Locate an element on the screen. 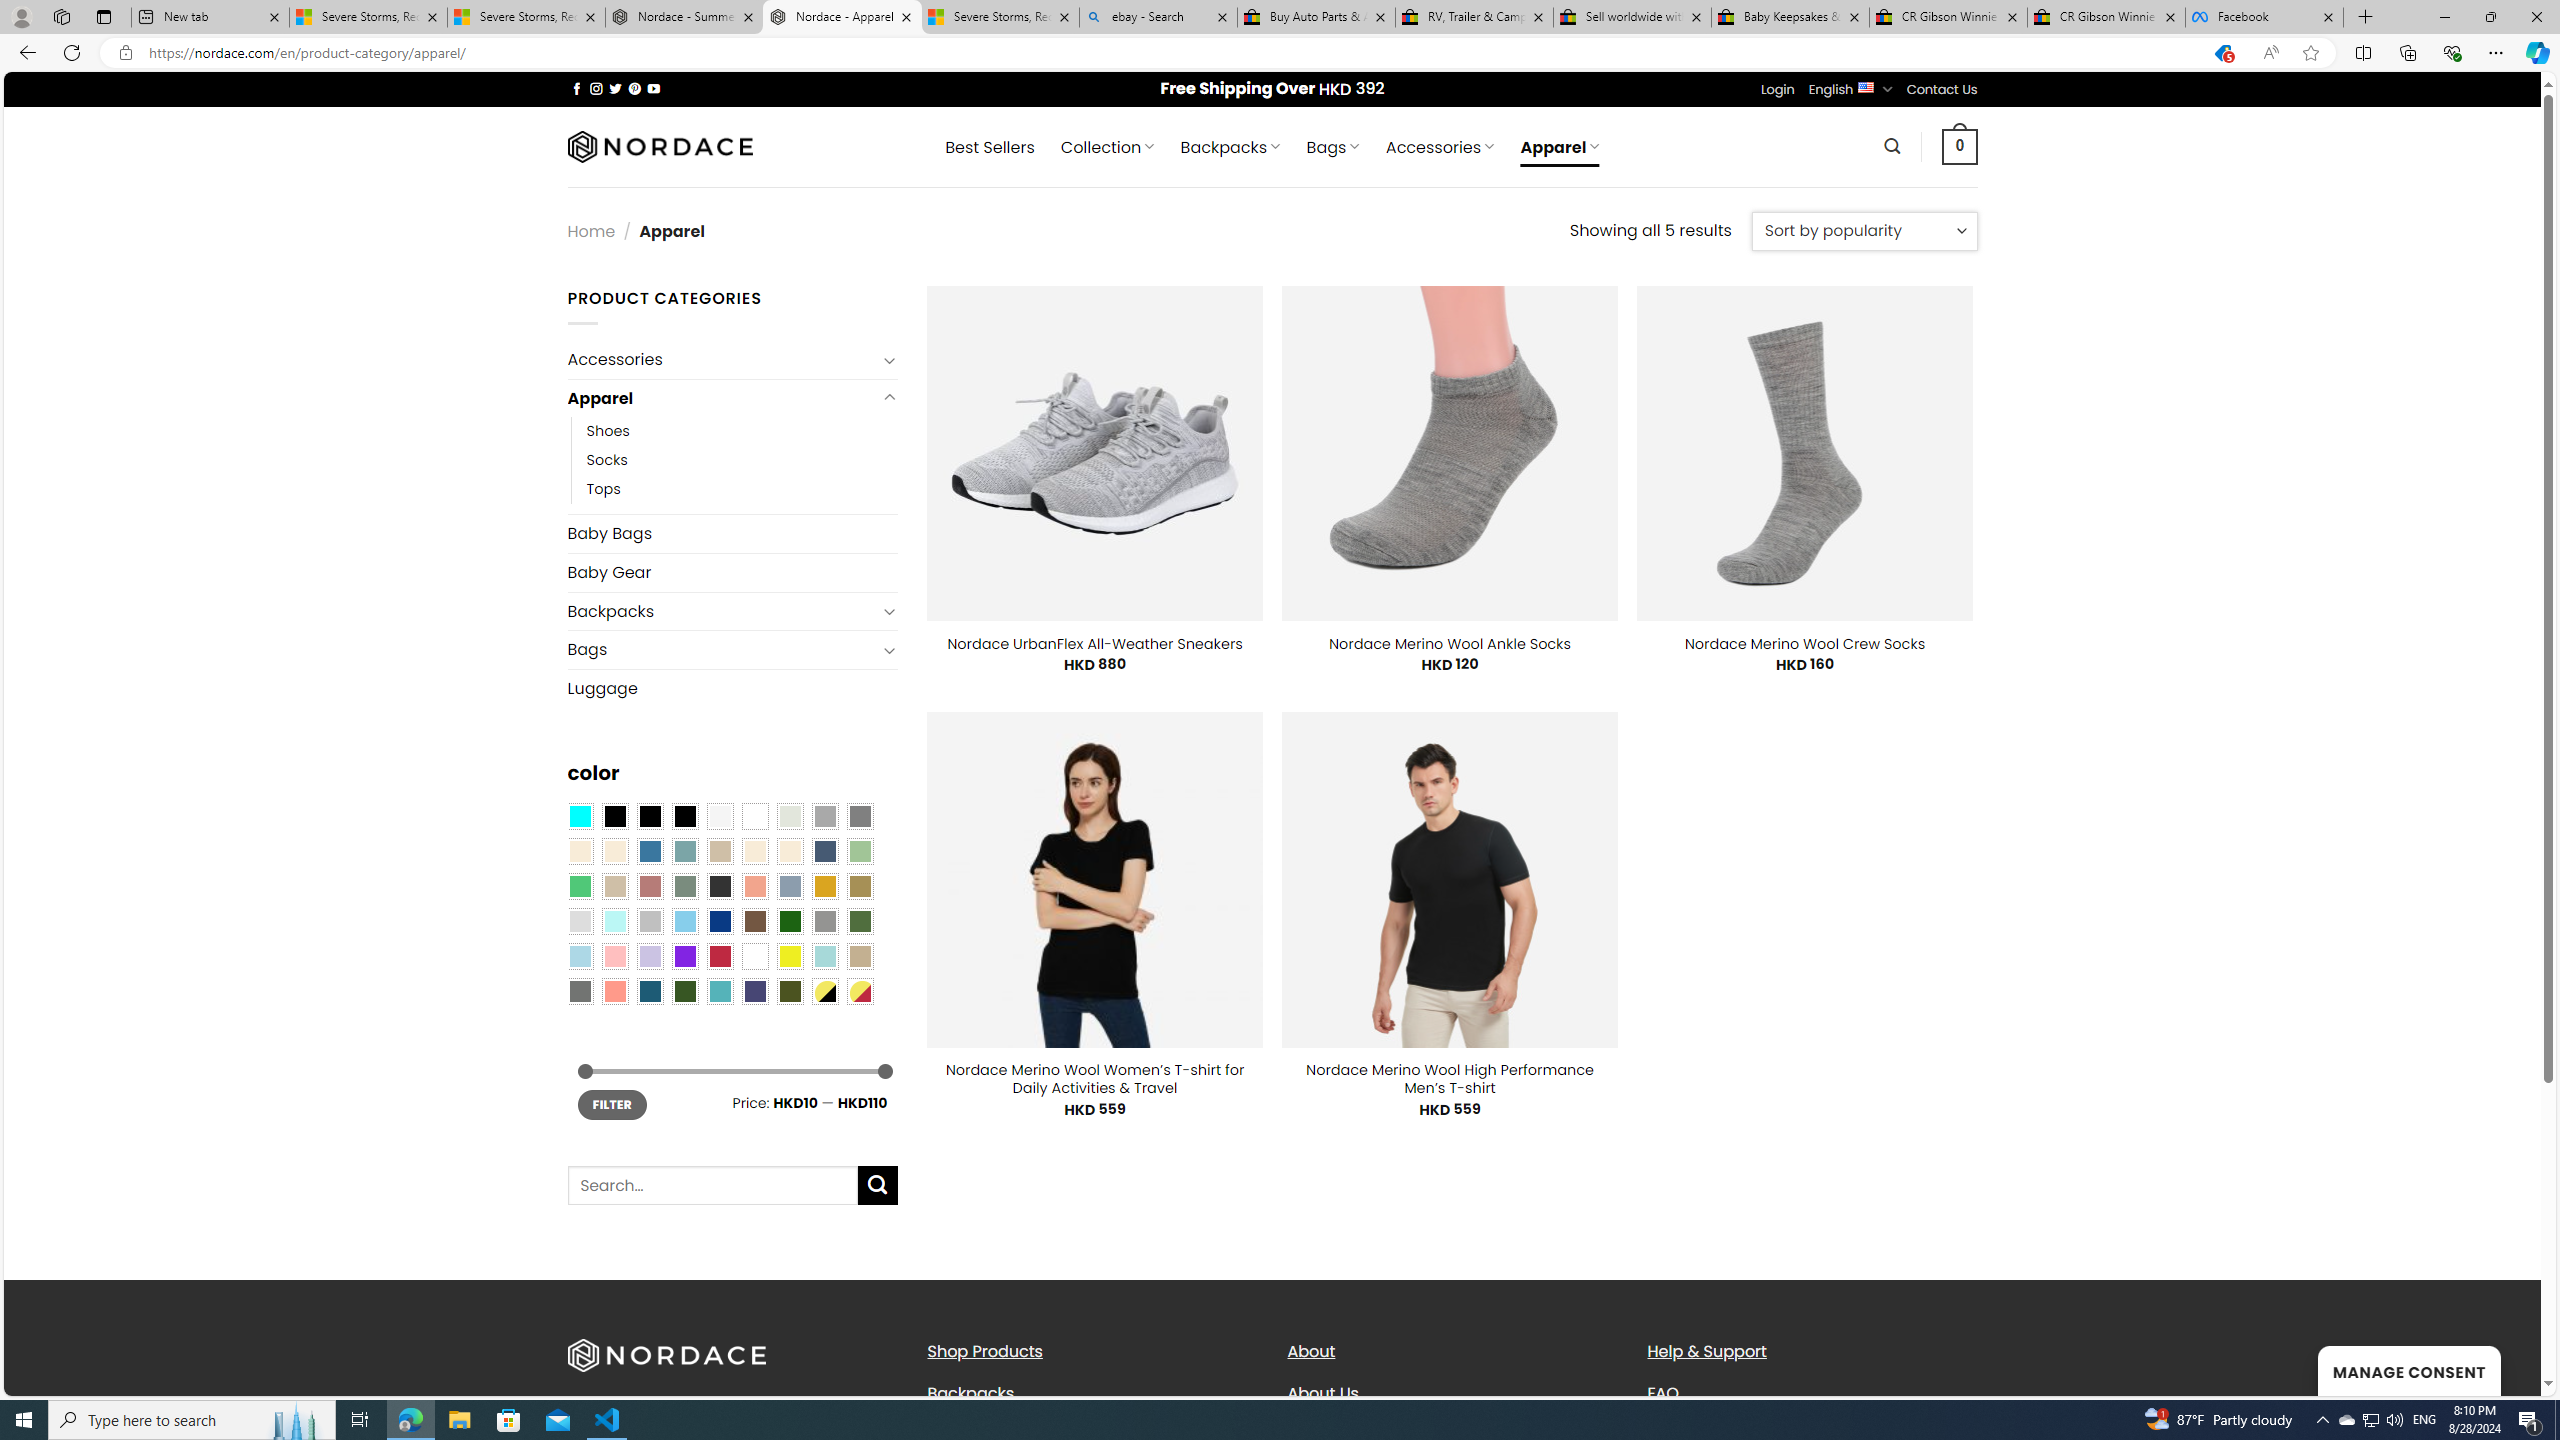 The height and width of the screenshot is (1440, 2560). 'Navy Blue' is located at coordinates (718, 920).